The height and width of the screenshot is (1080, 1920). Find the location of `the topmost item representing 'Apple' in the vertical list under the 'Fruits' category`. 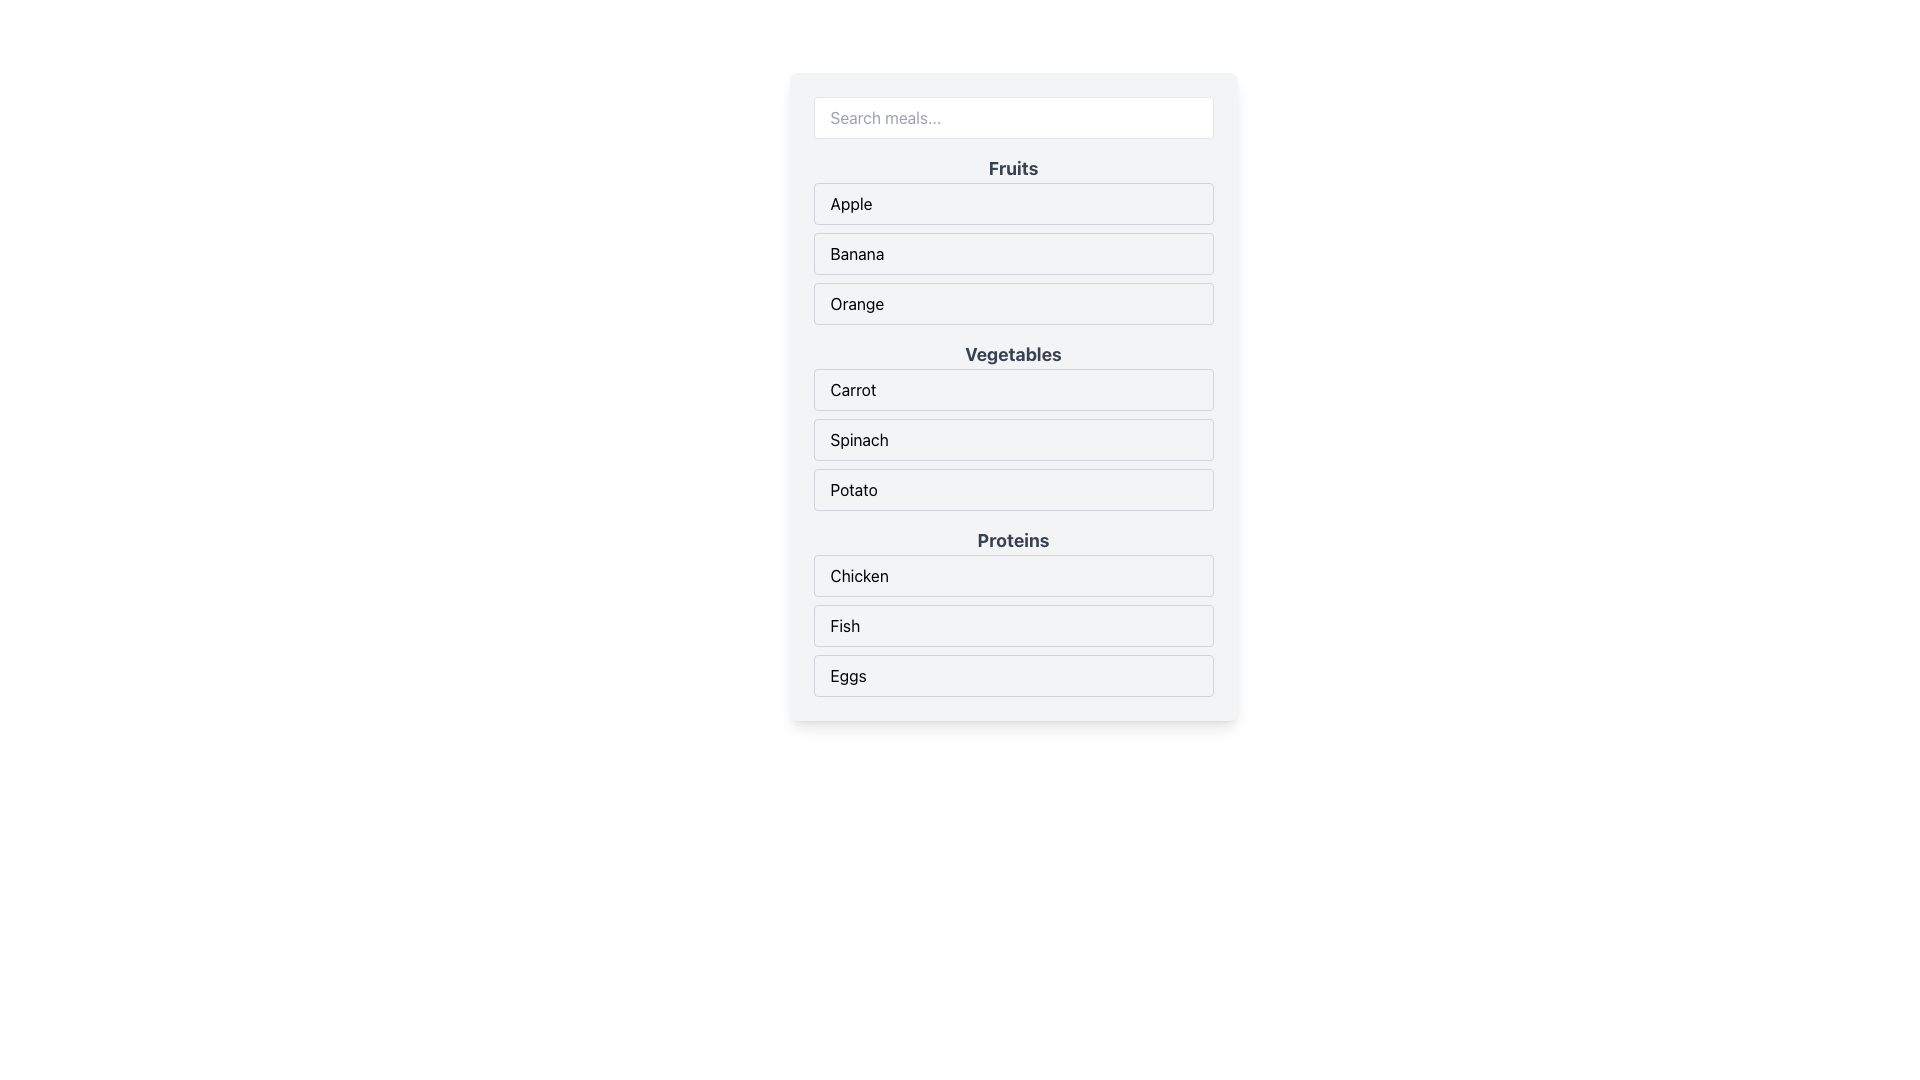

the topmost item representing 'Apple' in the vertical list under the 'Fruits' category is located at coordinates (1013, 204).